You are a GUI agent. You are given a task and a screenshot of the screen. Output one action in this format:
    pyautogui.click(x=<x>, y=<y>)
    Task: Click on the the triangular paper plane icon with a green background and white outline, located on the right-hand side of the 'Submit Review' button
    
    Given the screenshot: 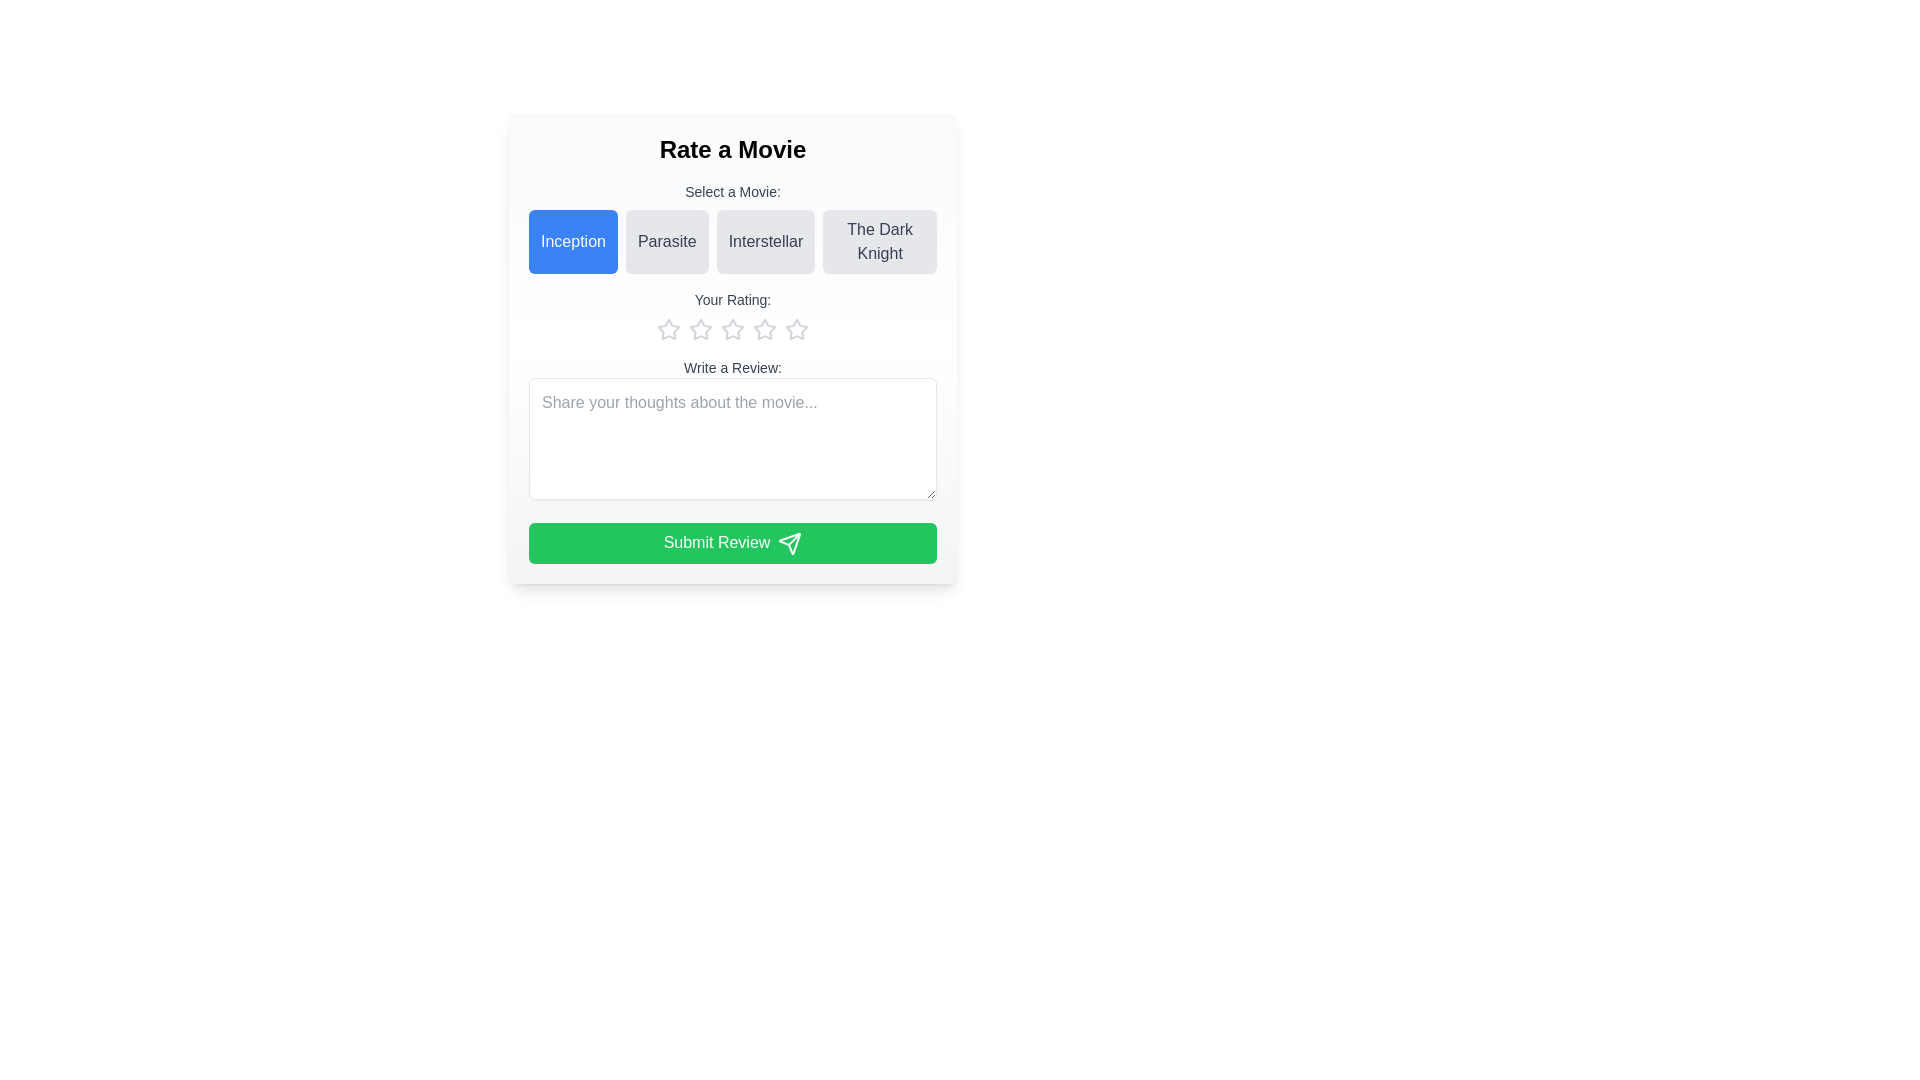 What is the action you would take?
    pyautogui.click(x=789, y=543)
    